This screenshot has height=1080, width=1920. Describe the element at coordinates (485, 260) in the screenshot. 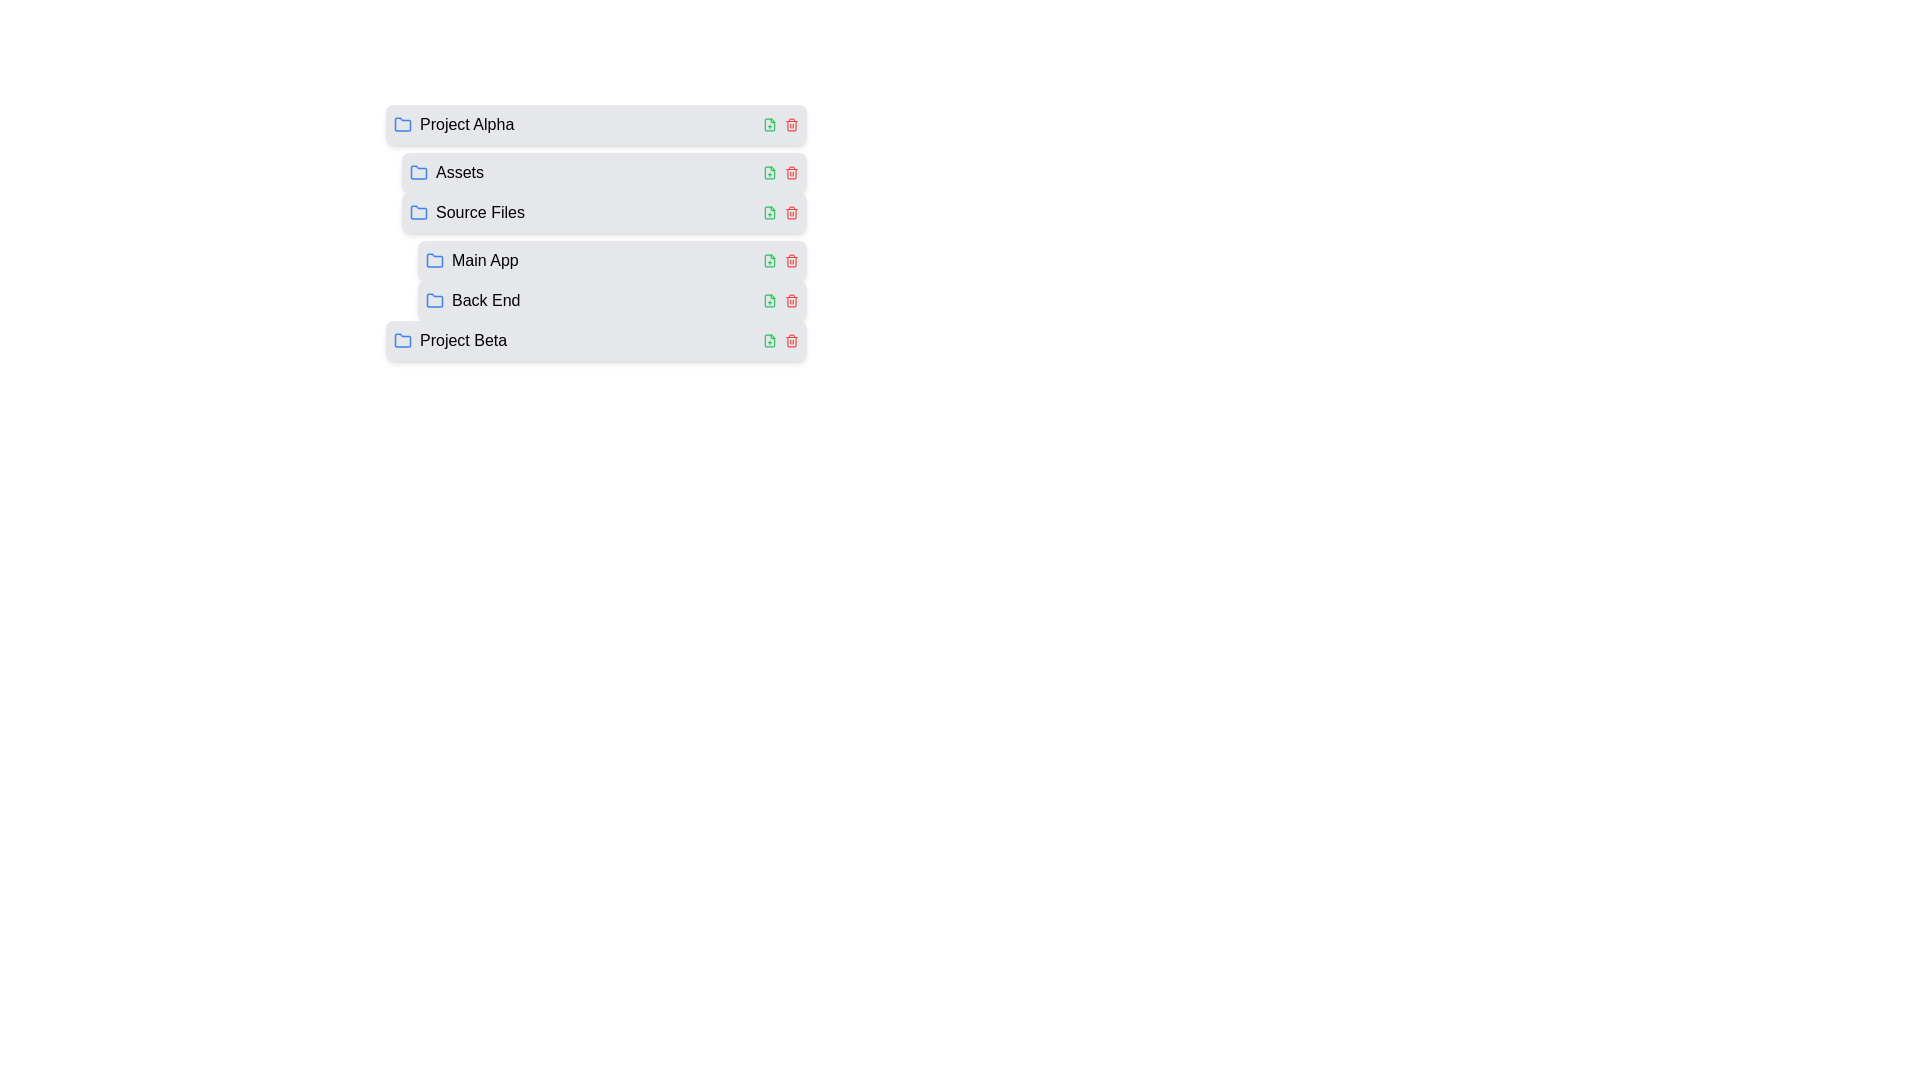

I see `the 'Main App' text label, which is styled with a standard font and located next to a blue folder icon in the interactive list under 'Source Files'` at that location.